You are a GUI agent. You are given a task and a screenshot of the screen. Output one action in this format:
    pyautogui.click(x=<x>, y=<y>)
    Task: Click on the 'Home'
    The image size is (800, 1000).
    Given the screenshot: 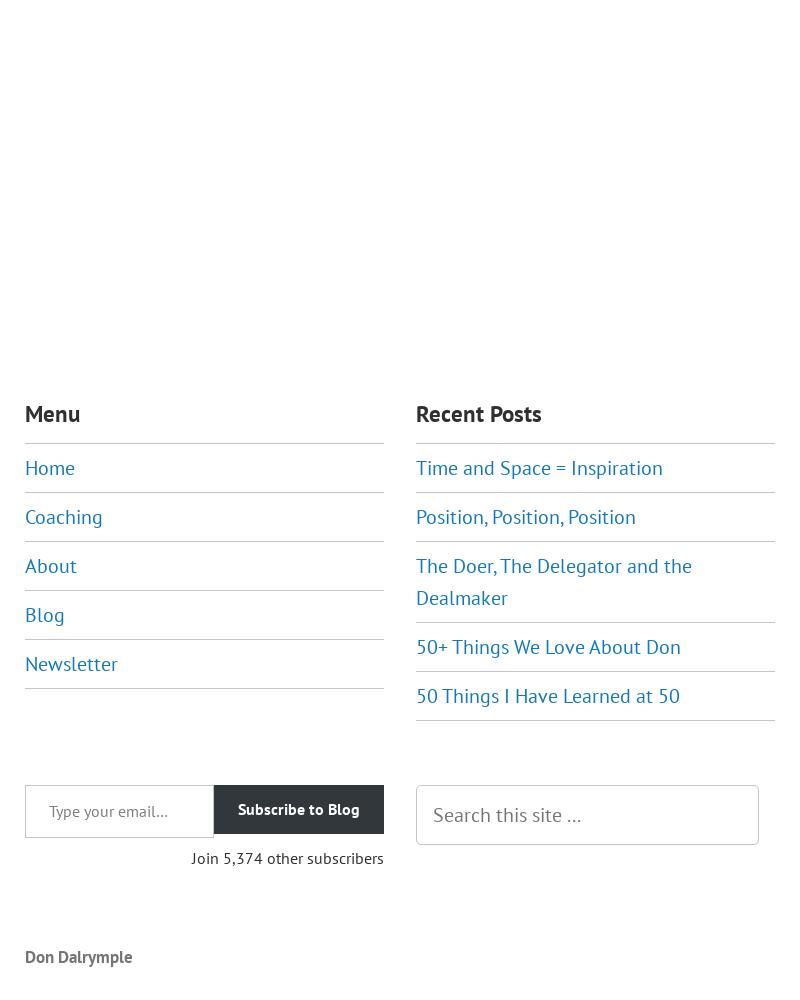 What is the action you would take?
    pyautogui.click(x=49, y=466)
    